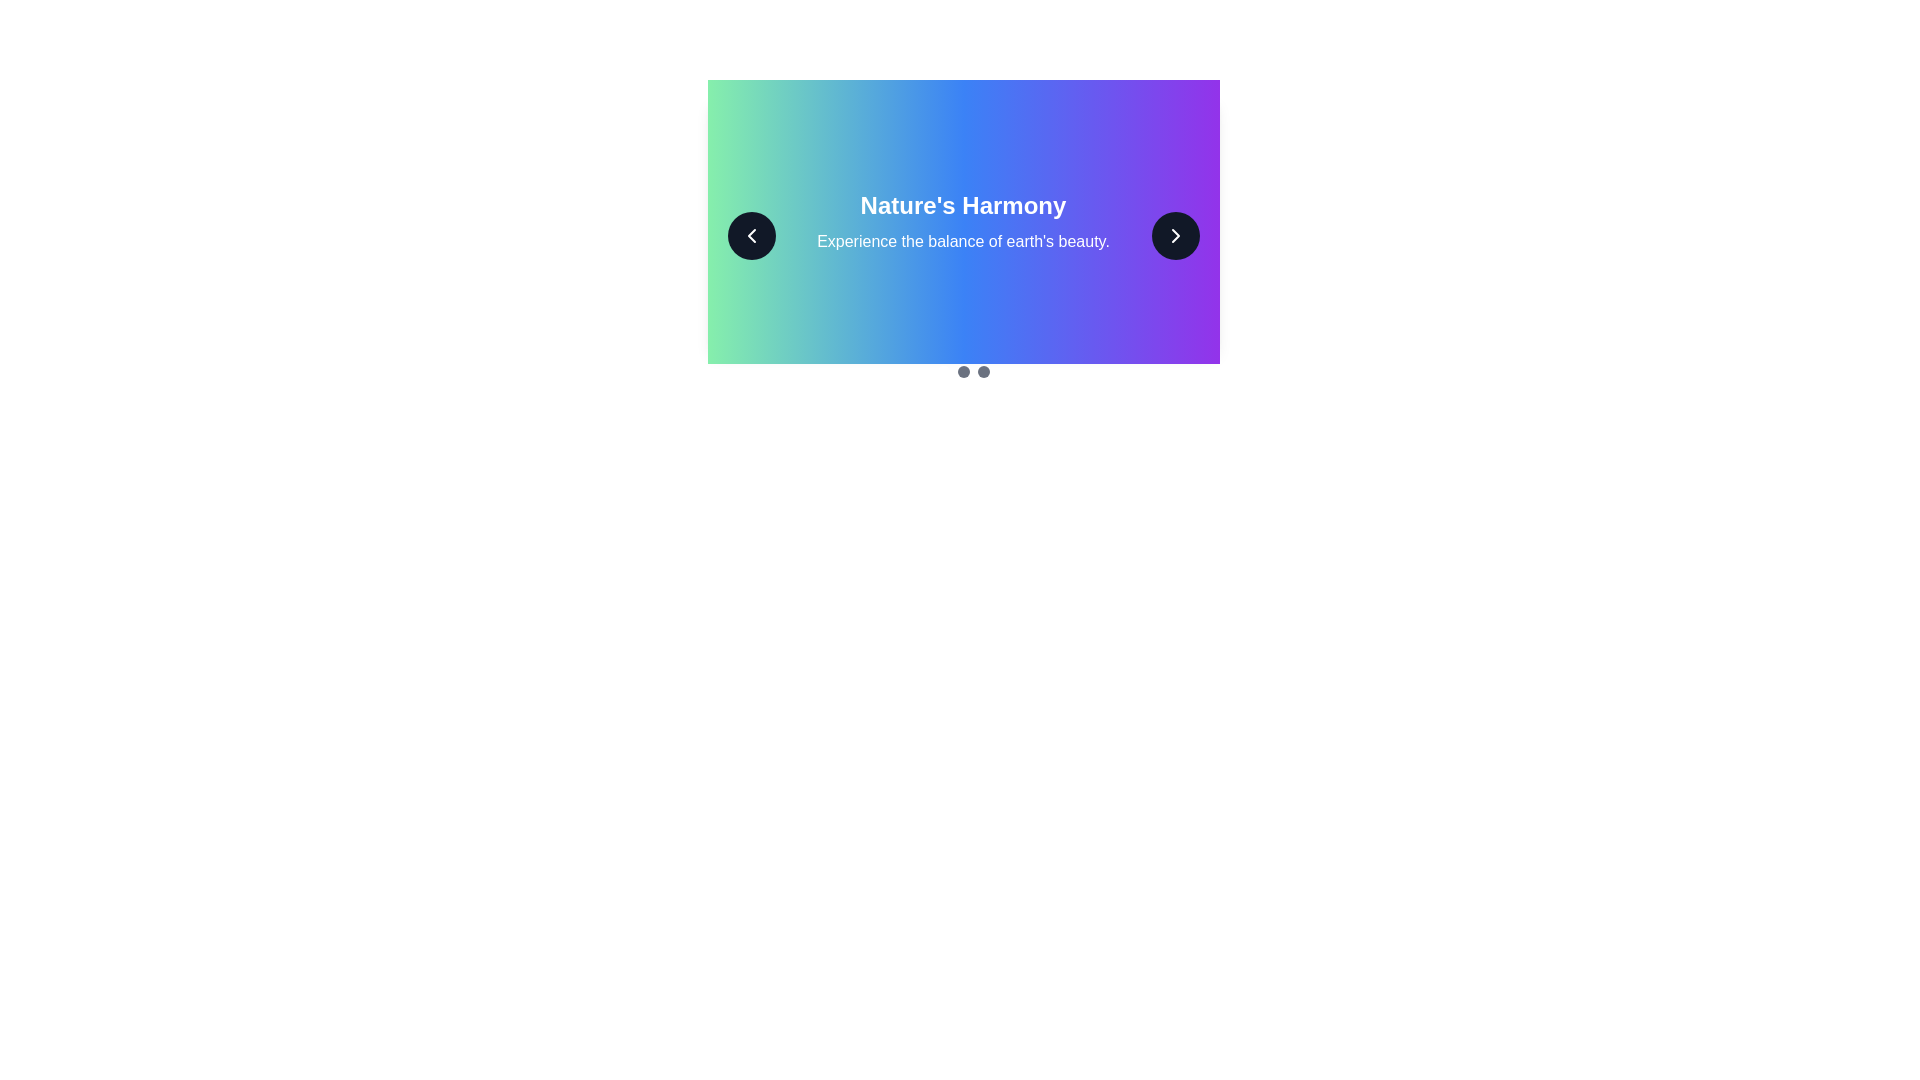  What do you see at coordinates (963, 241) in the screenshot?
I see `the textual element reading 'Experience the balance of earth's beauty.'` at bounding box center [963, 241].